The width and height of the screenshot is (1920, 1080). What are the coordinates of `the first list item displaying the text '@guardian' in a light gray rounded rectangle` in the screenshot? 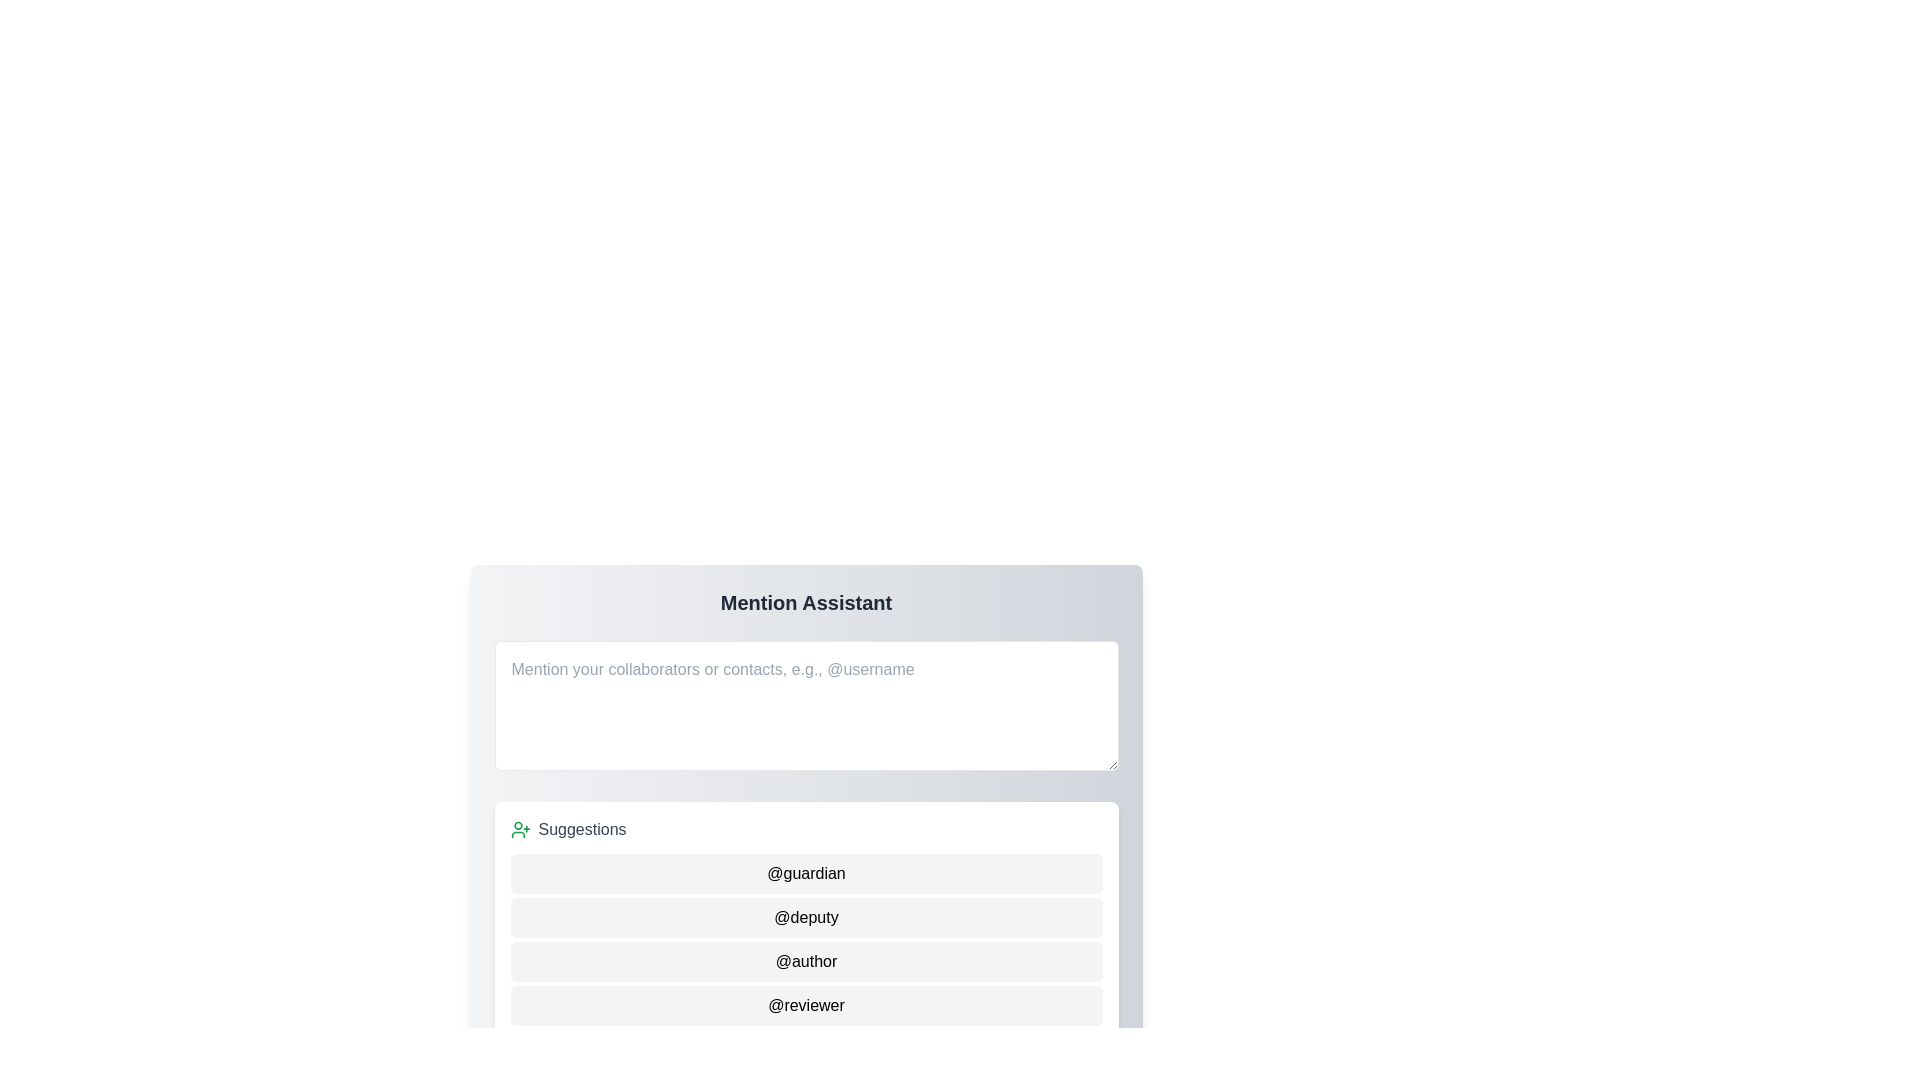 It's located at (806, 873).